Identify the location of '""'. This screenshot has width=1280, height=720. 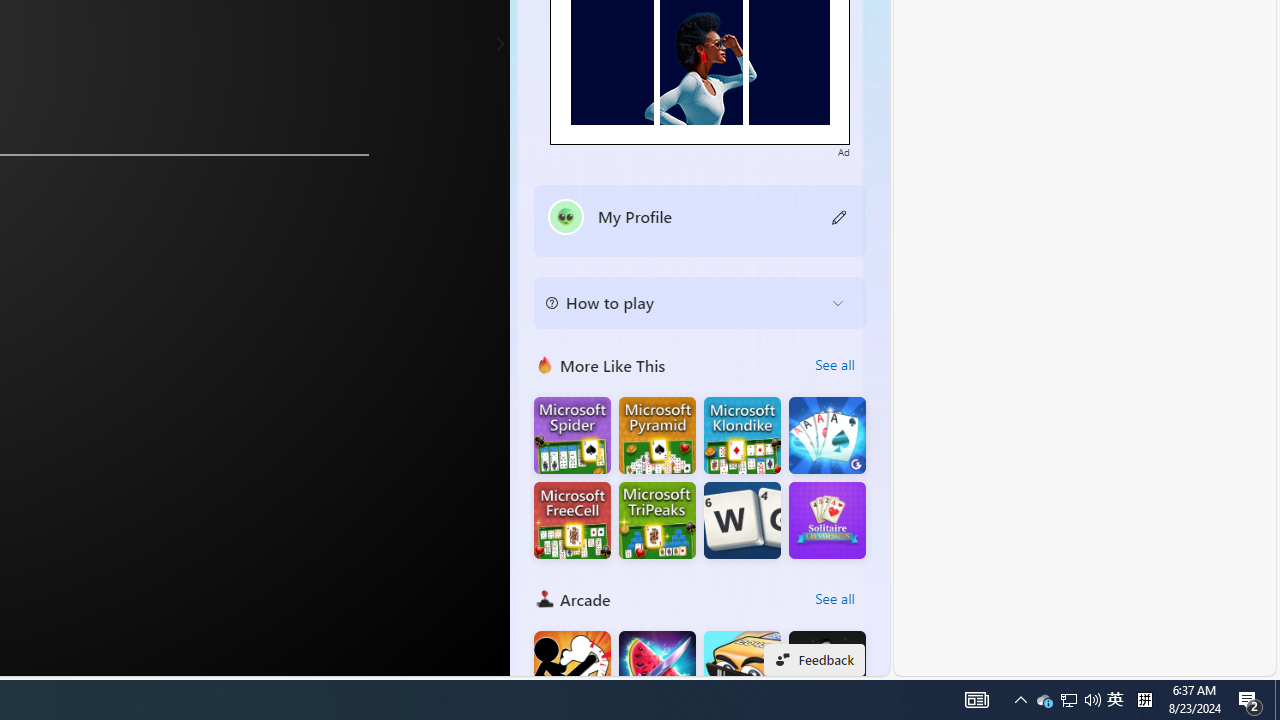
(564, 217).